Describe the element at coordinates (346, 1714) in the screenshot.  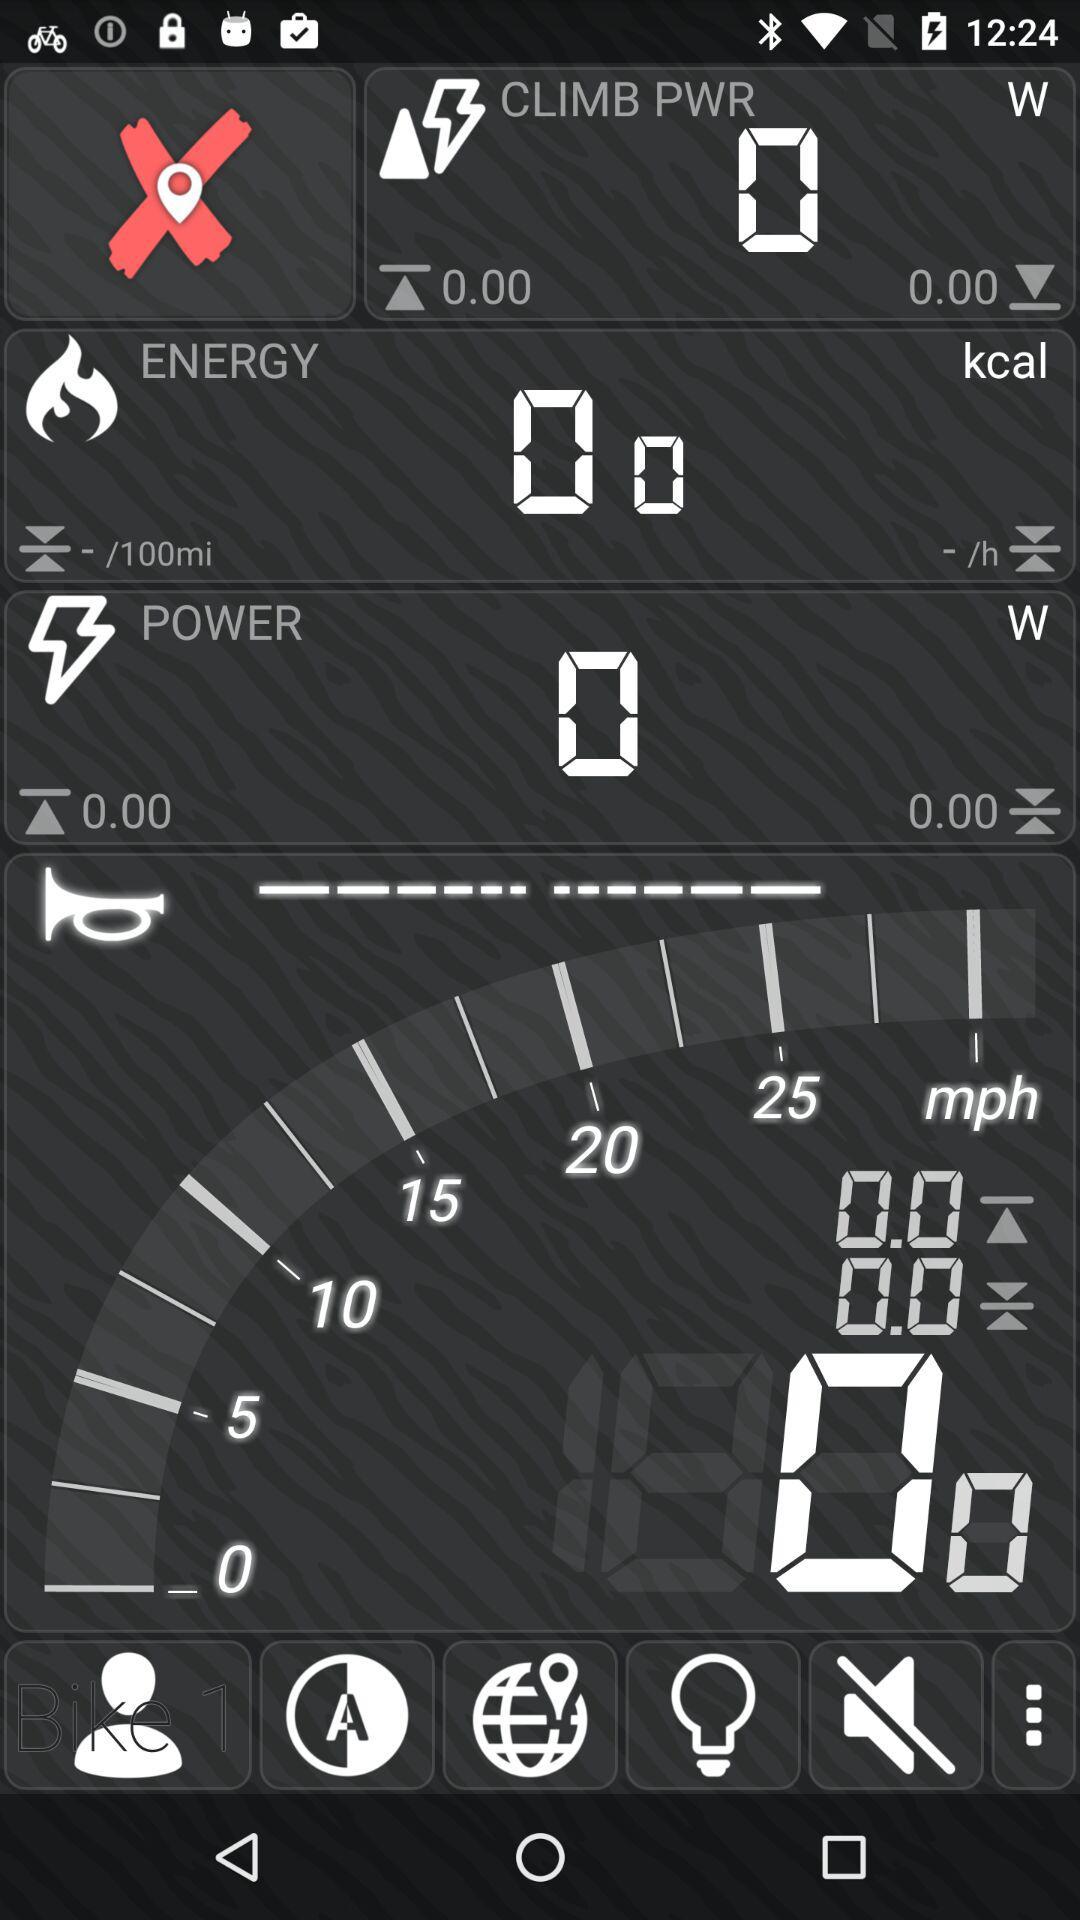
I see `this is a vehicle meter` at that location.